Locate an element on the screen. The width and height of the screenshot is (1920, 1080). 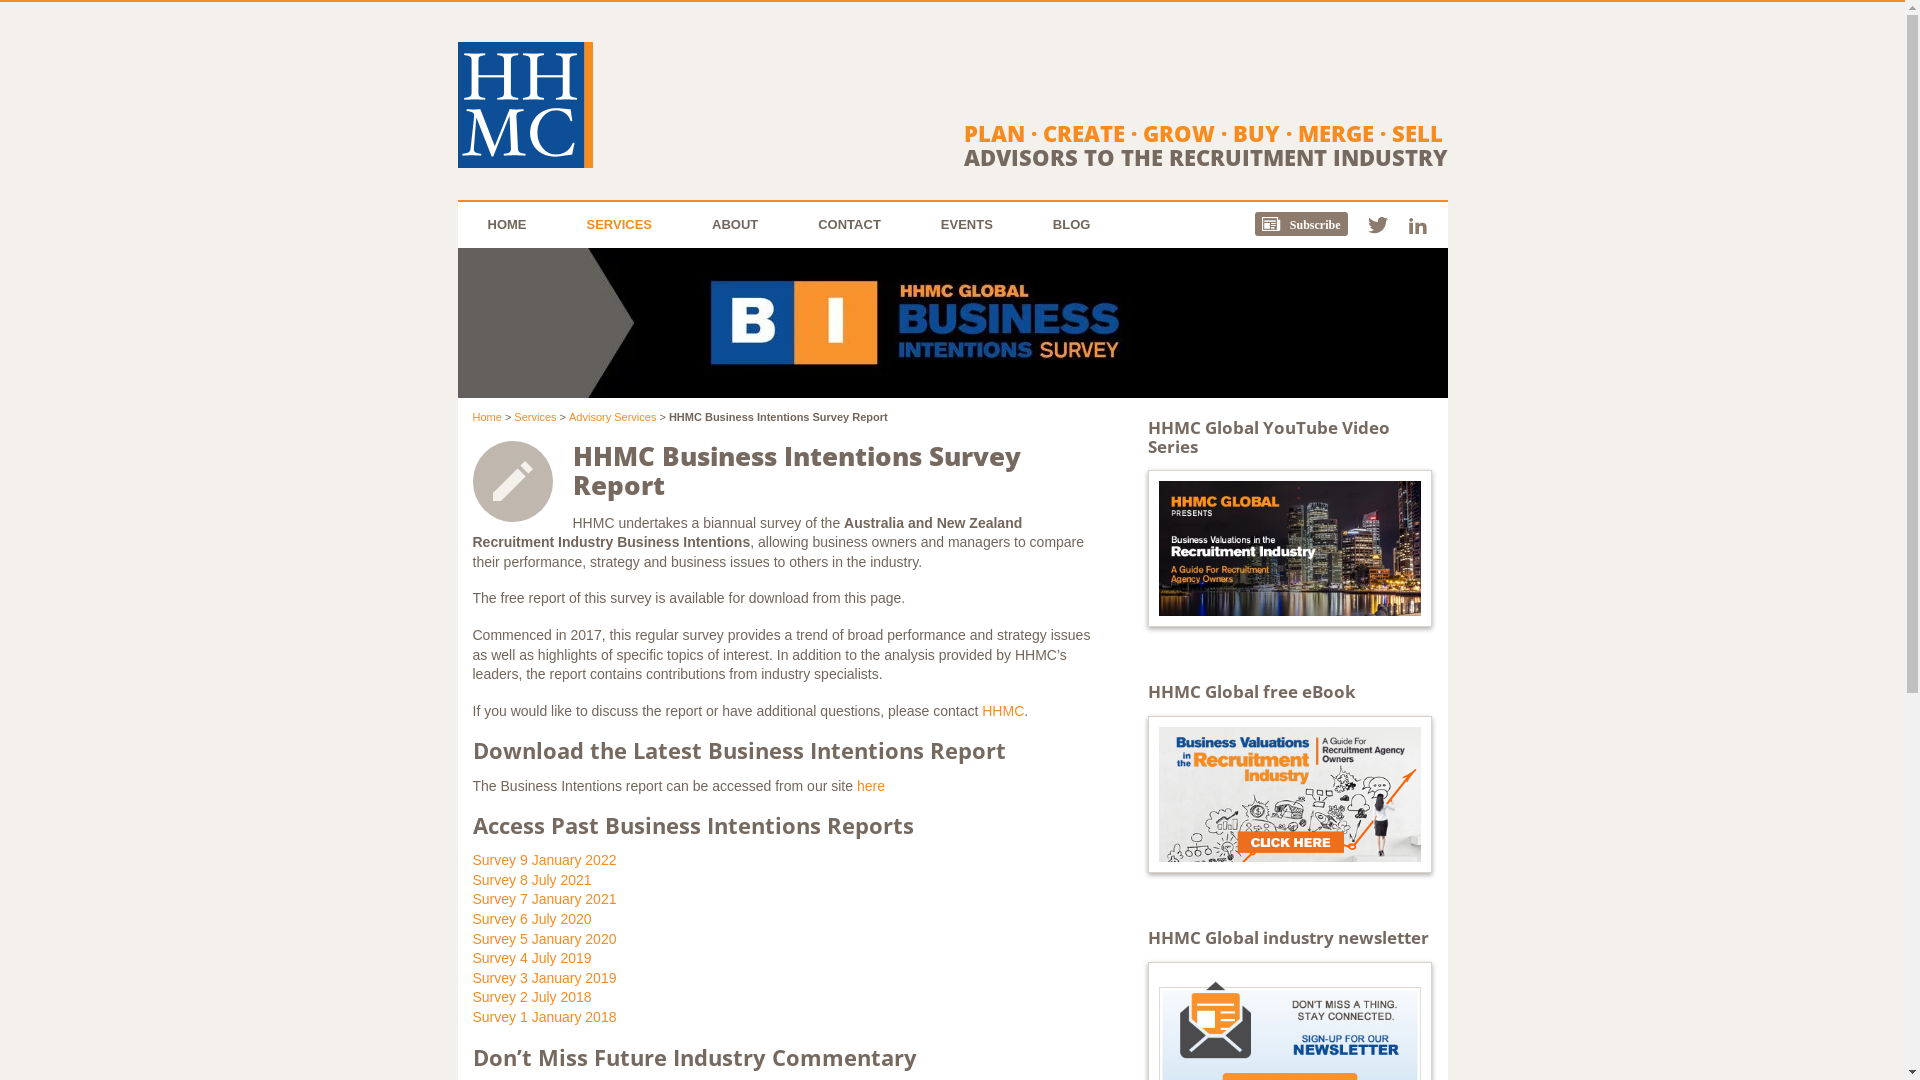
'Survey 9 January 2022' is located at coordinates (543, 859).